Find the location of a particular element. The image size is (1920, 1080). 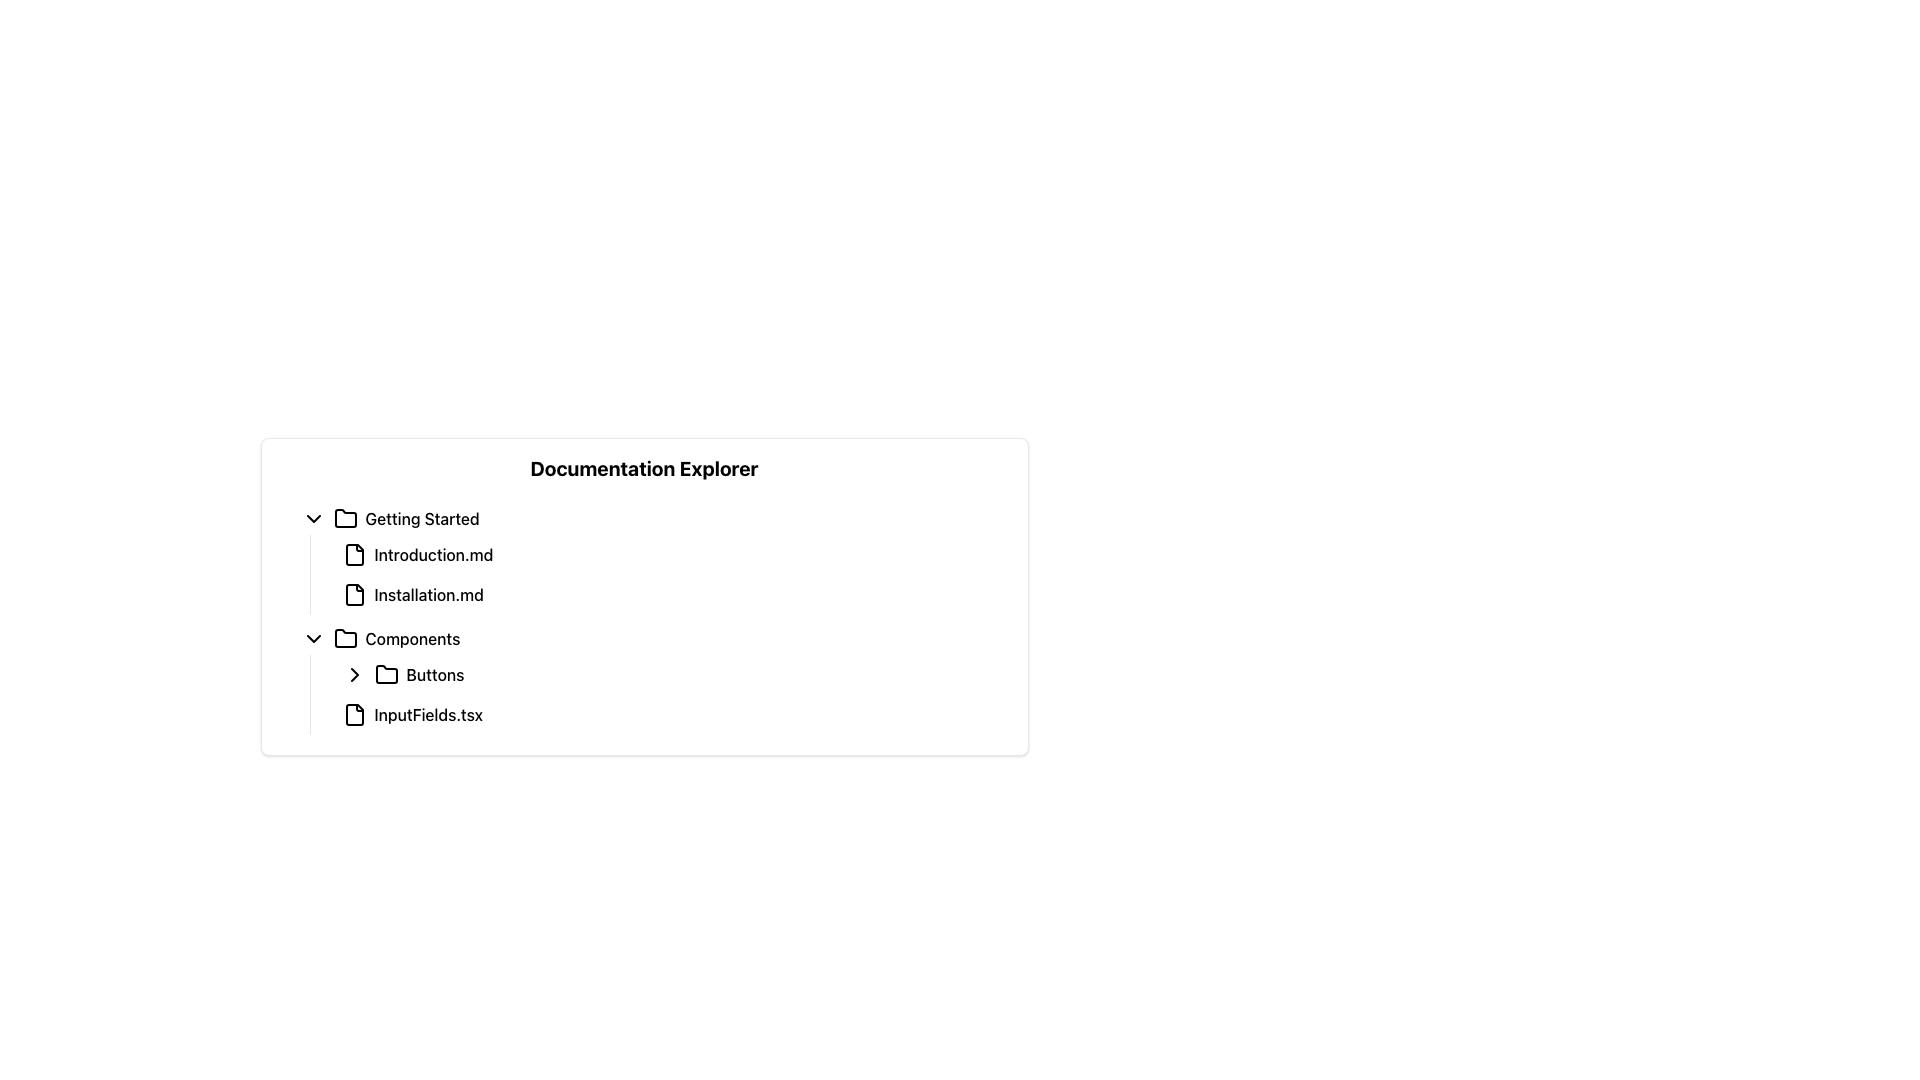

the right-pointing chevron SVG icon is located at coordinates (354, 675).